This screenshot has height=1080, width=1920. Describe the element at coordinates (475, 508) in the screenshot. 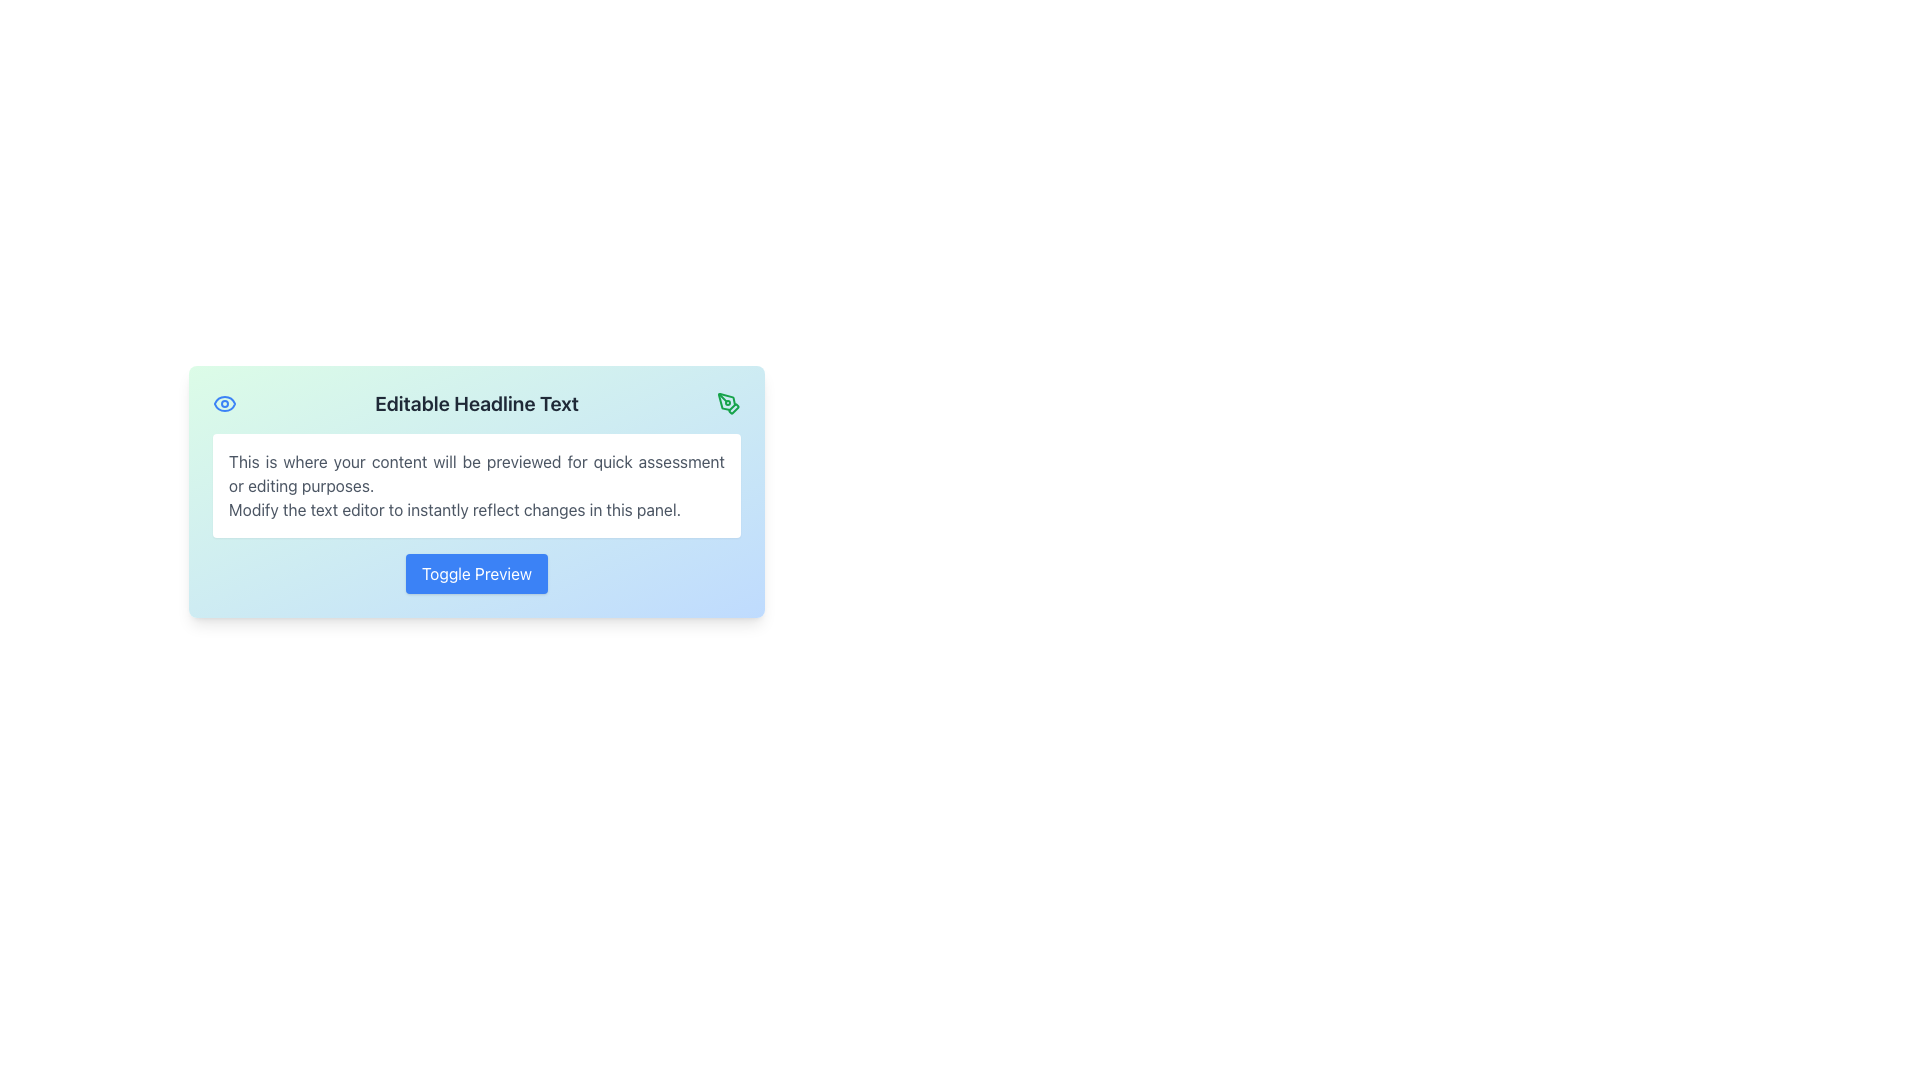

I see `the static text block displaying 'Modify the text editor to instantly reflect changes in this panel.' which is part of a preview panel with a gradient blue-green background` at that location.